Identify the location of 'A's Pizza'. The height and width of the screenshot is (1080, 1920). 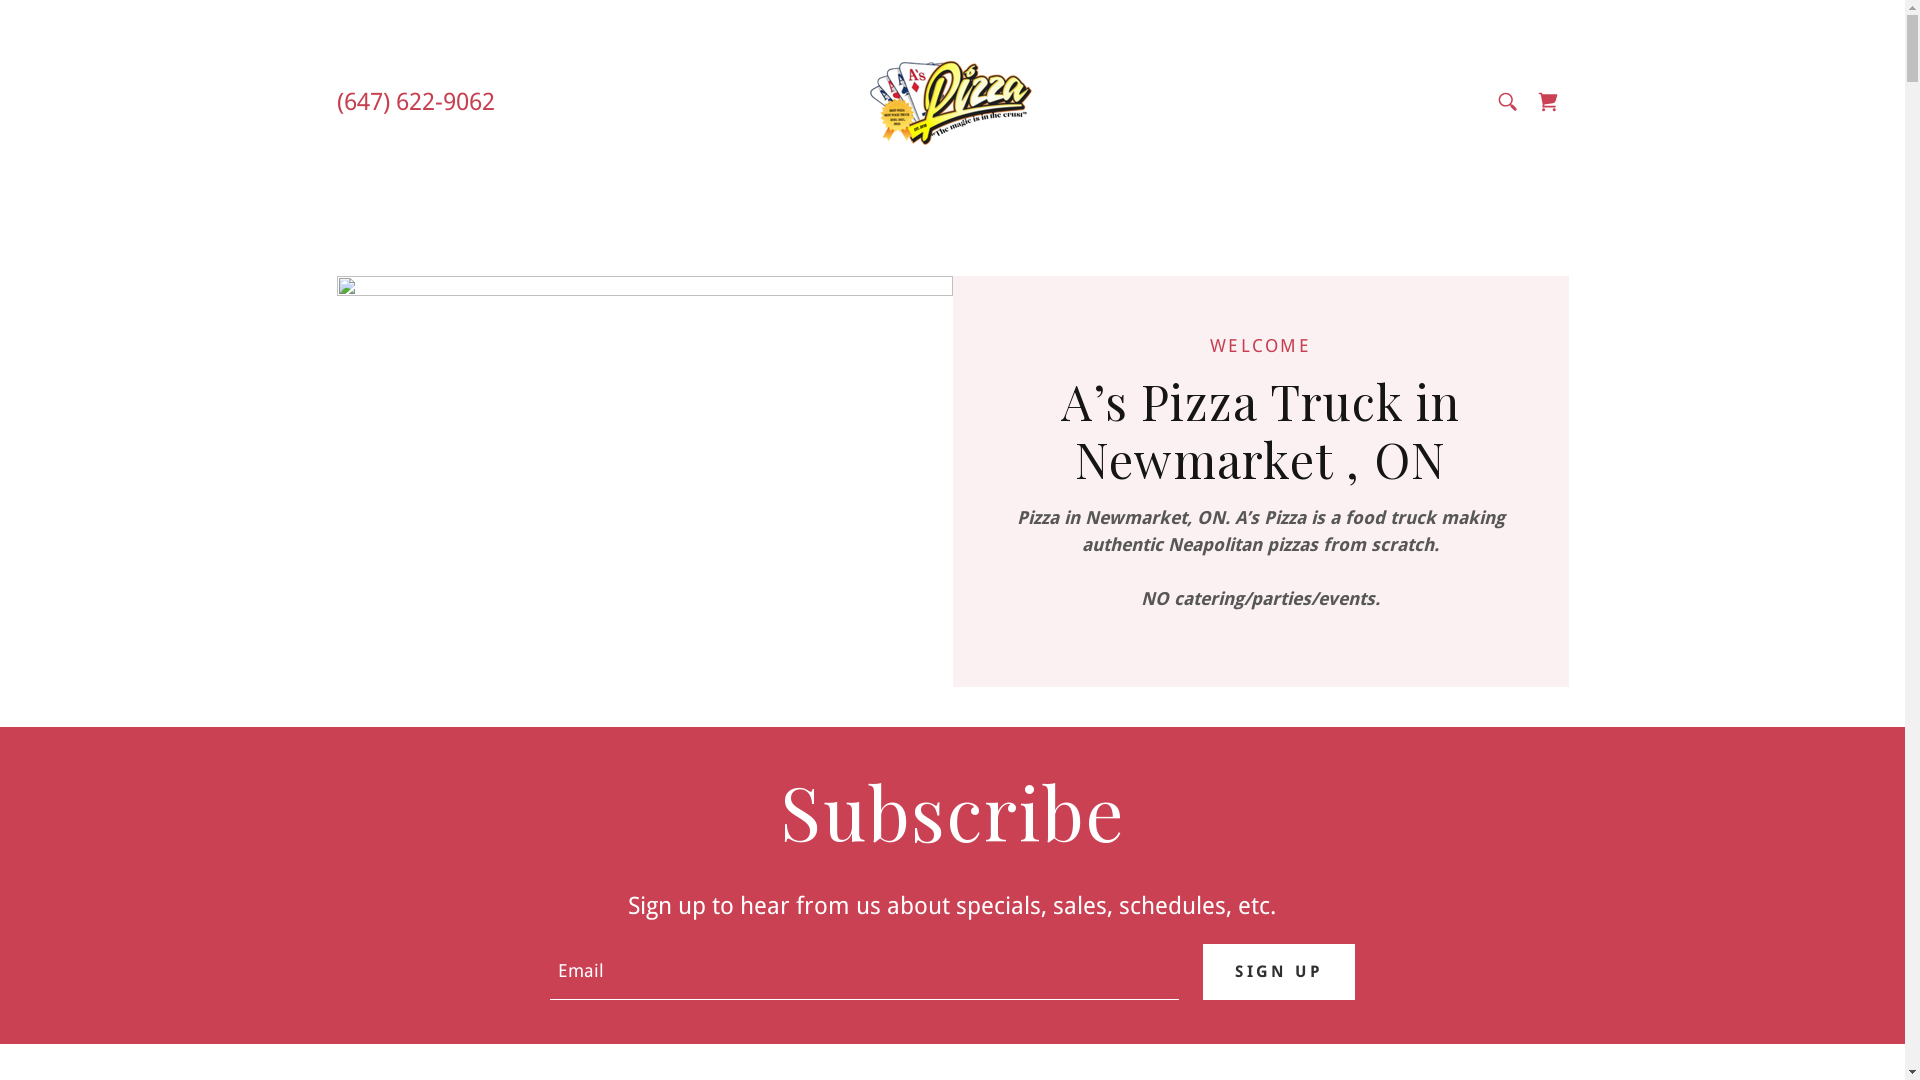
(865, 100).